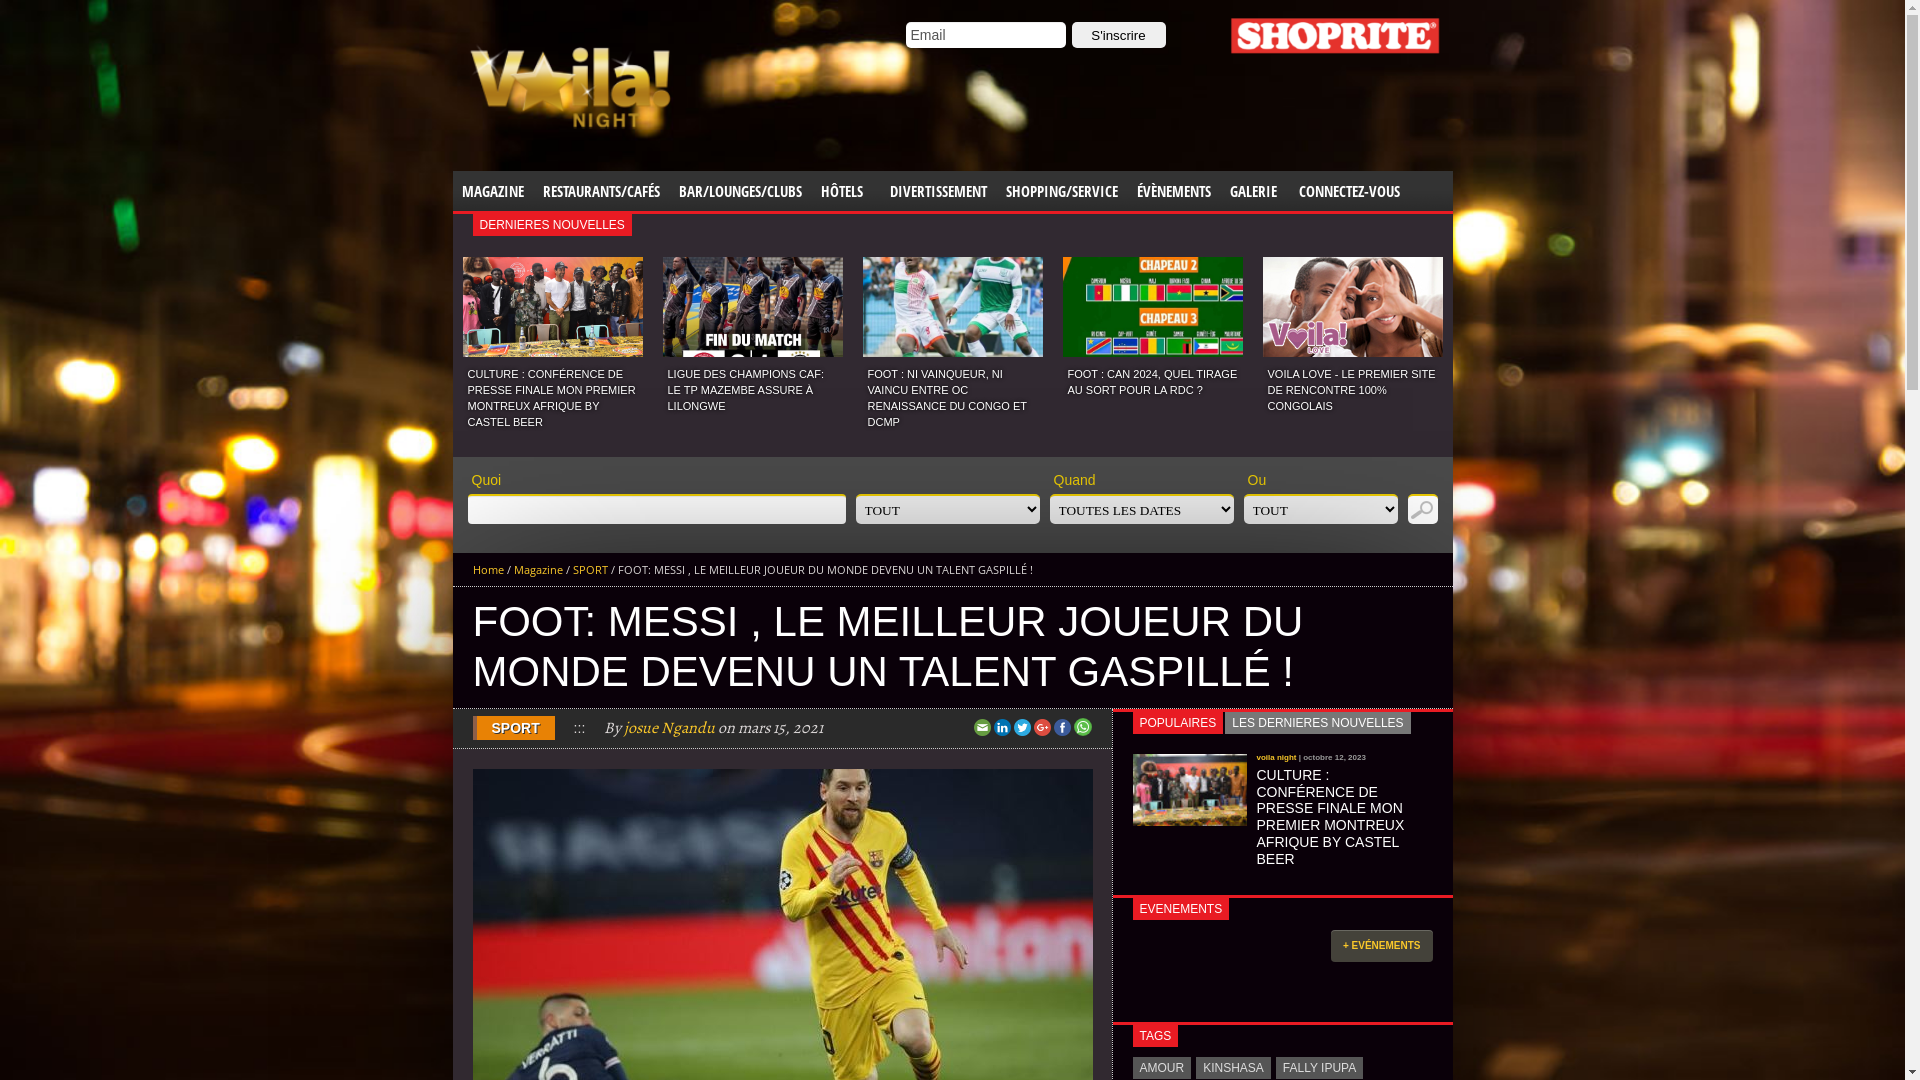  Describe the element at coordinates (1223, 722) in the screenshot. I see `'LES DERNIERES NOUVELLES'` at that location.